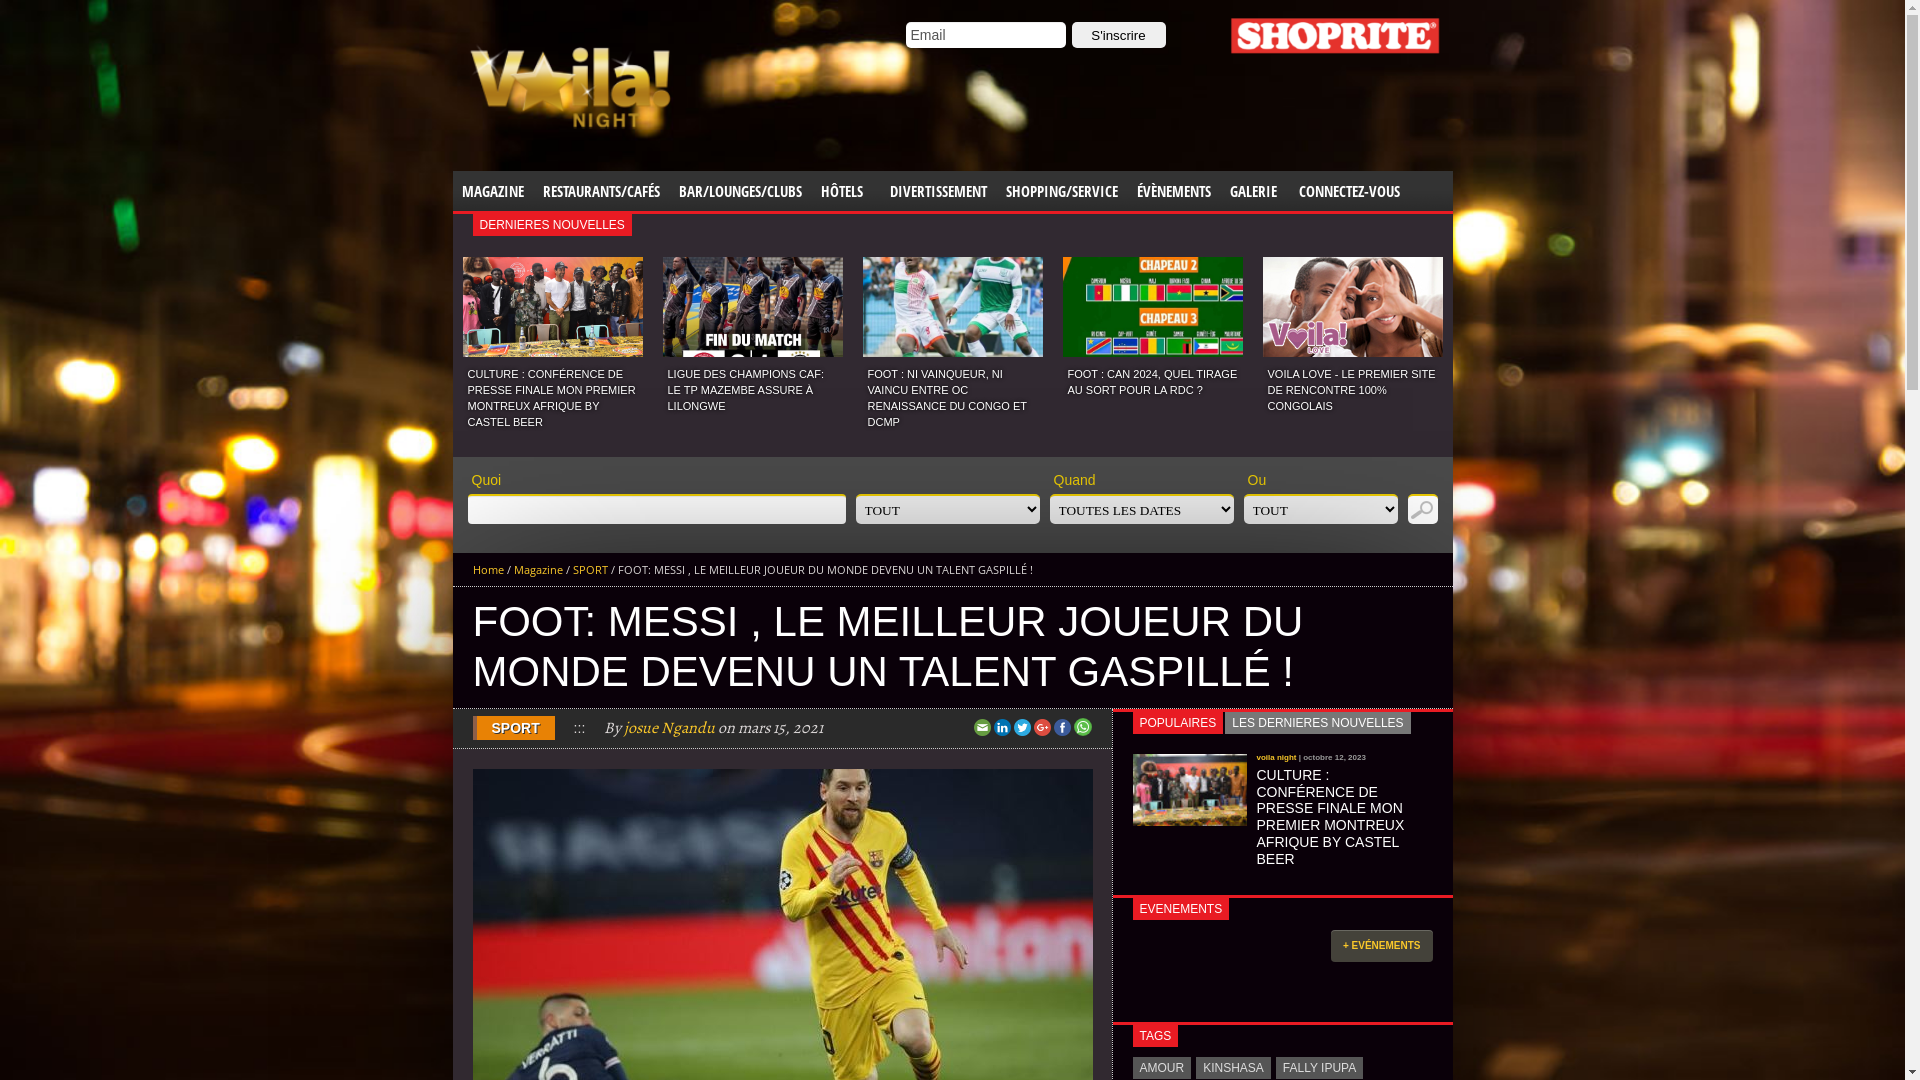  Describe the element at coordinates (1223, 722) in the screenshot. I see `'LES DERNIERES NOUVELLES'` at that location.